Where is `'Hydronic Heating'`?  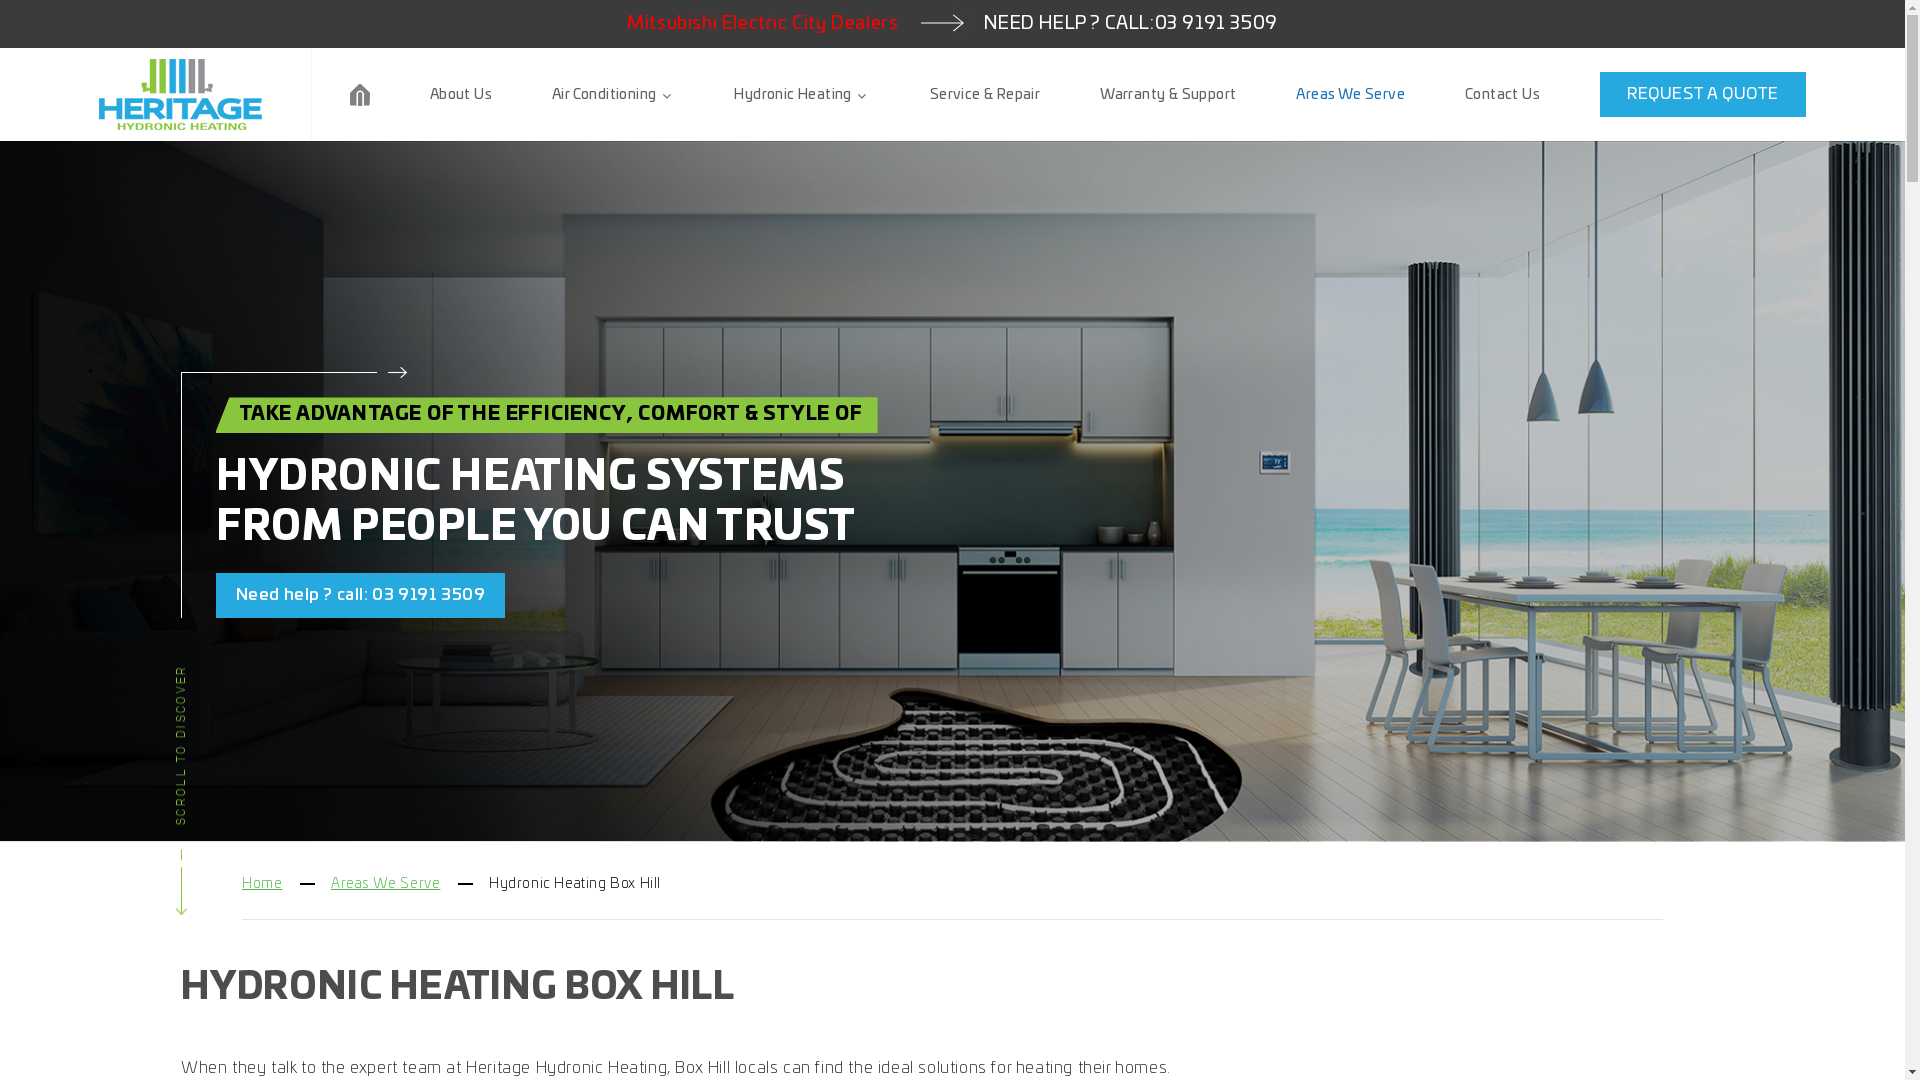
'Hydronic Heating' is located at coordinates (733, 94).